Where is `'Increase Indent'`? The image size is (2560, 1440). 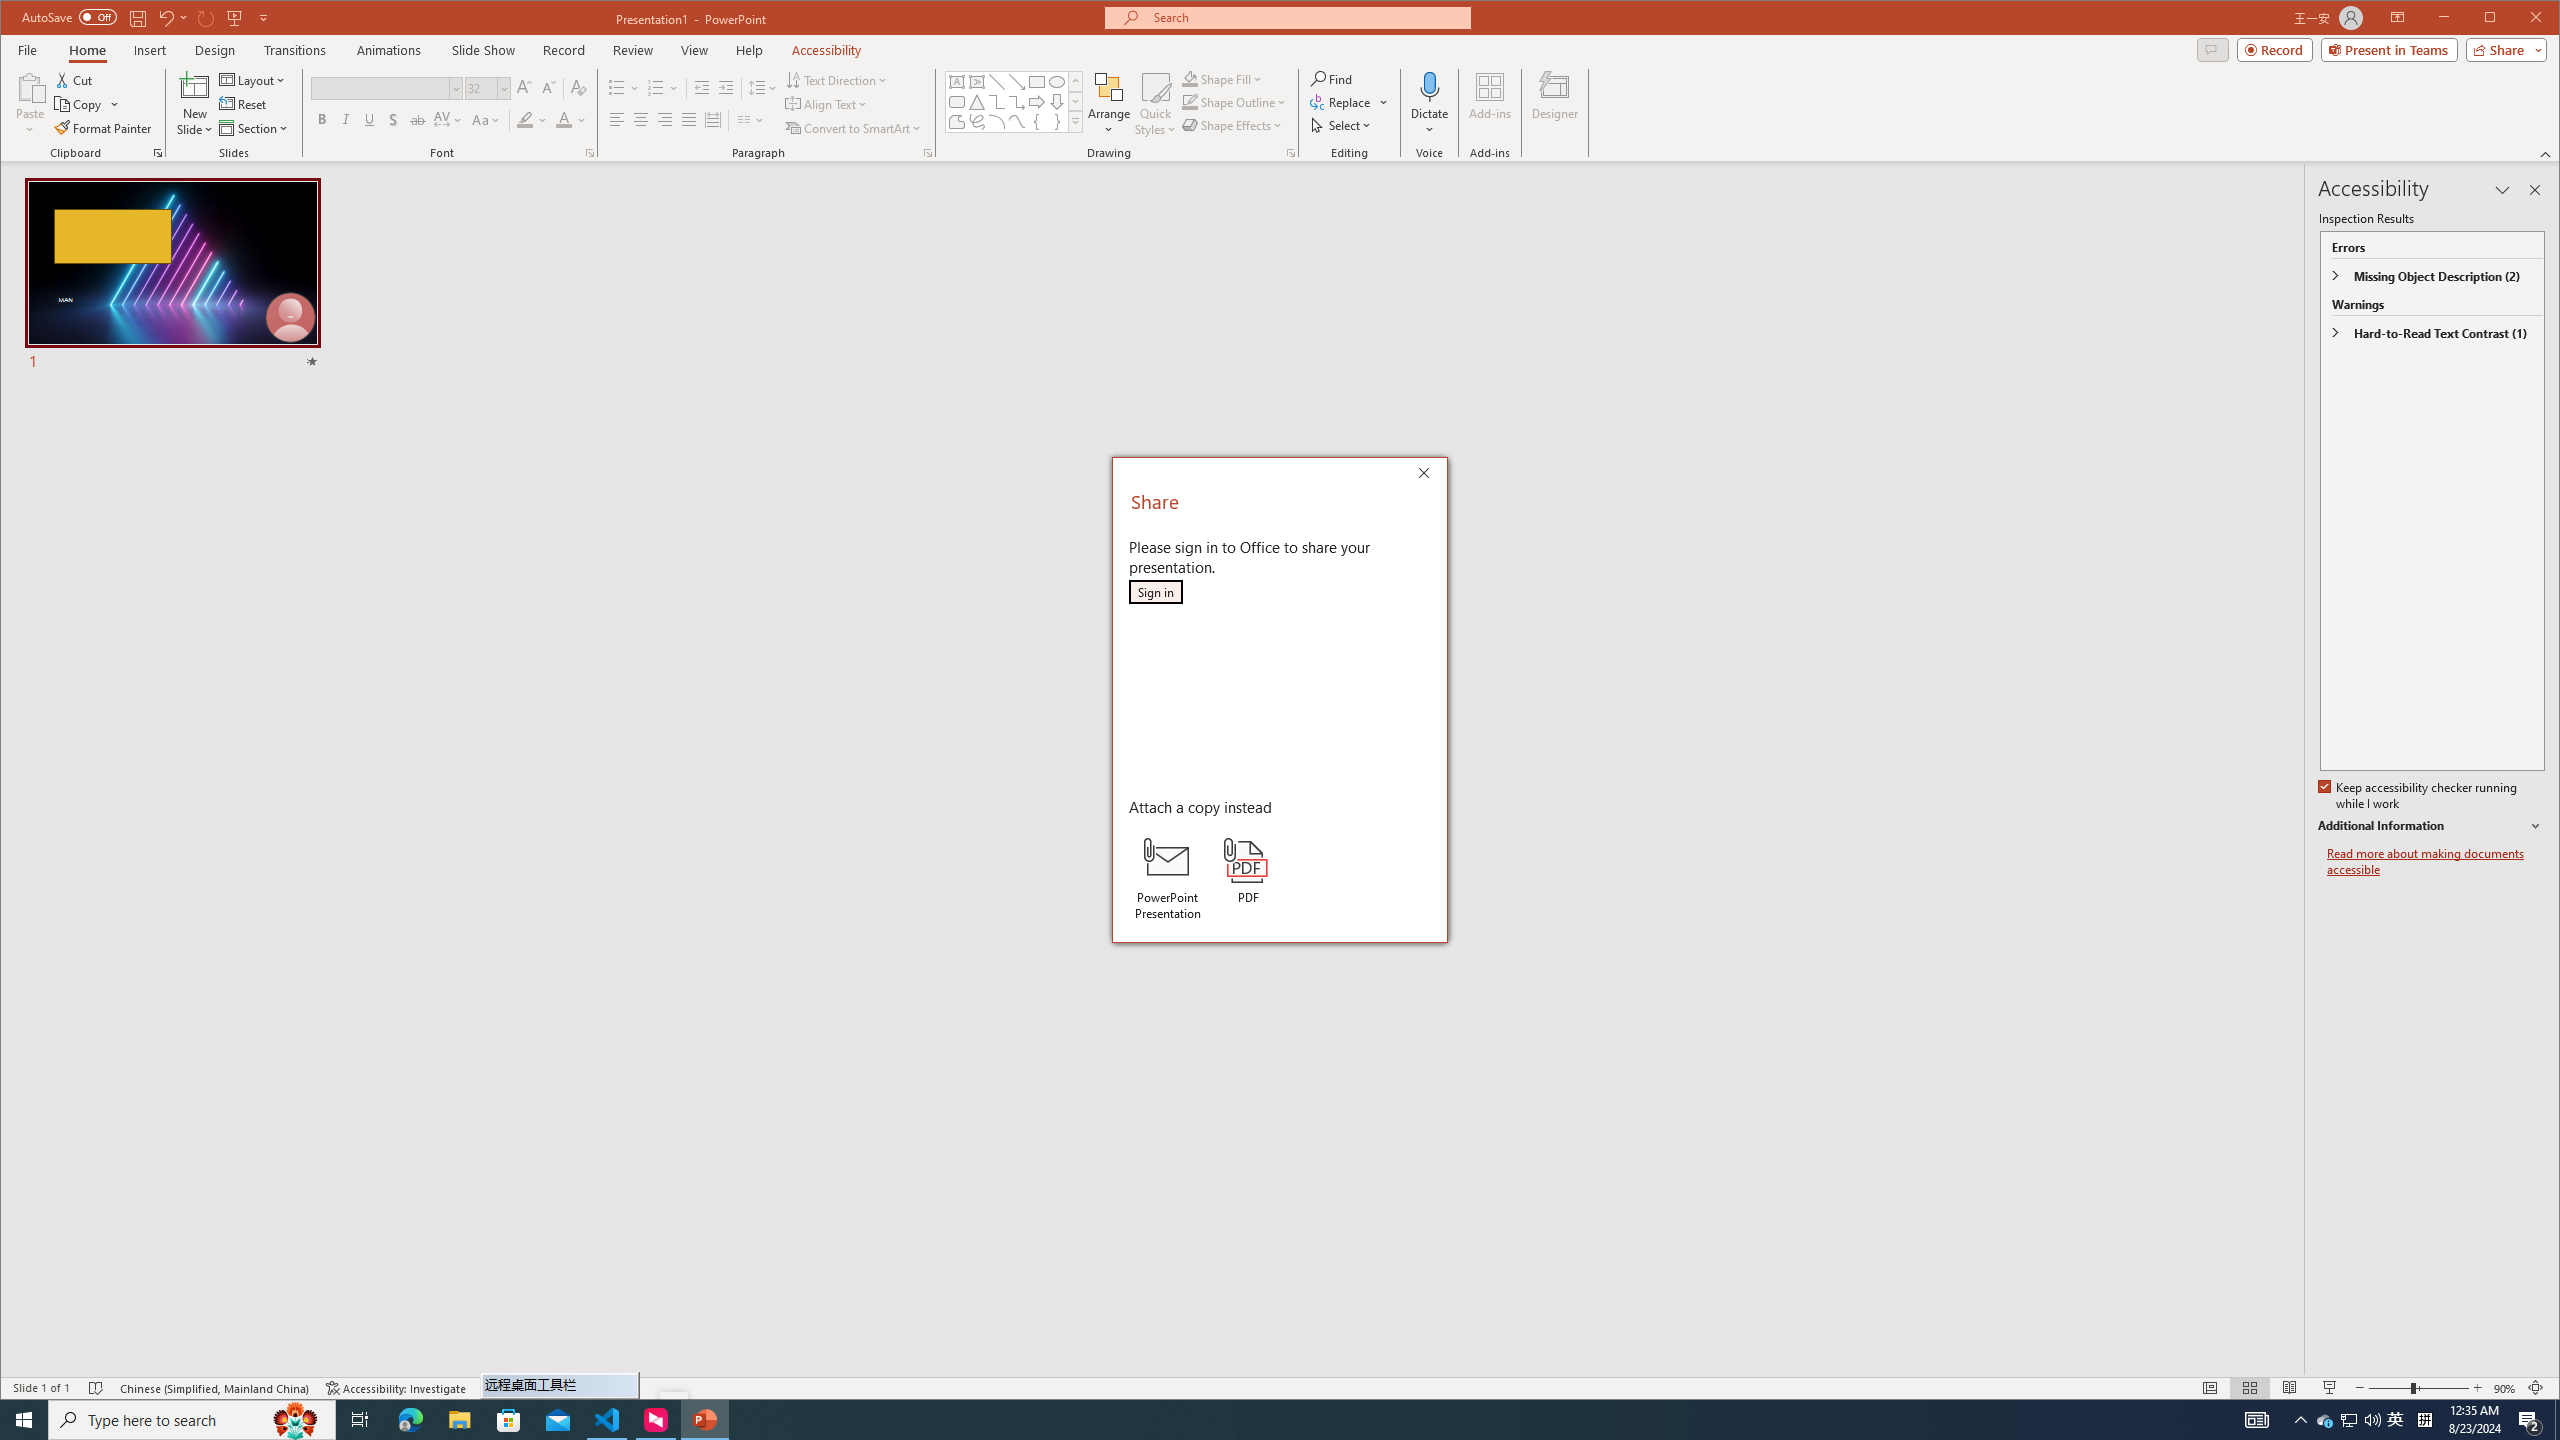 'Increase Indent' is located at coordinates (725, 87).